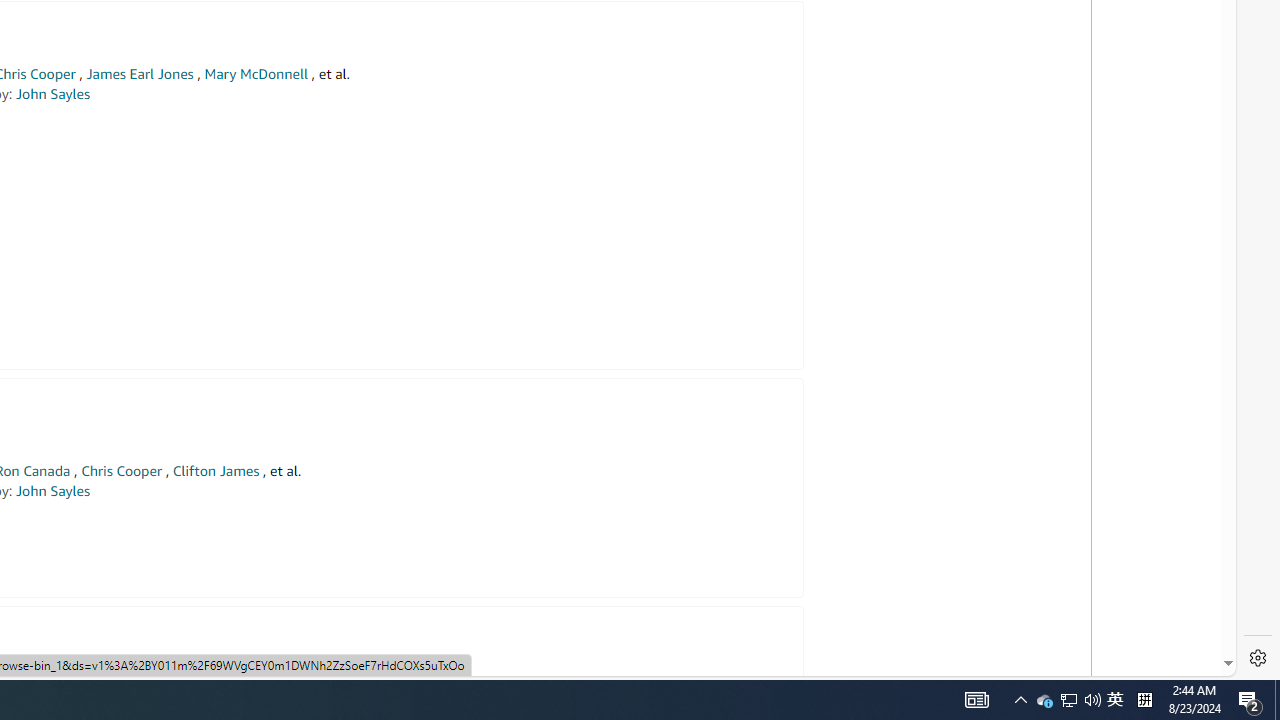  I want to click on 'James Earl Jones', so click(139, 73).